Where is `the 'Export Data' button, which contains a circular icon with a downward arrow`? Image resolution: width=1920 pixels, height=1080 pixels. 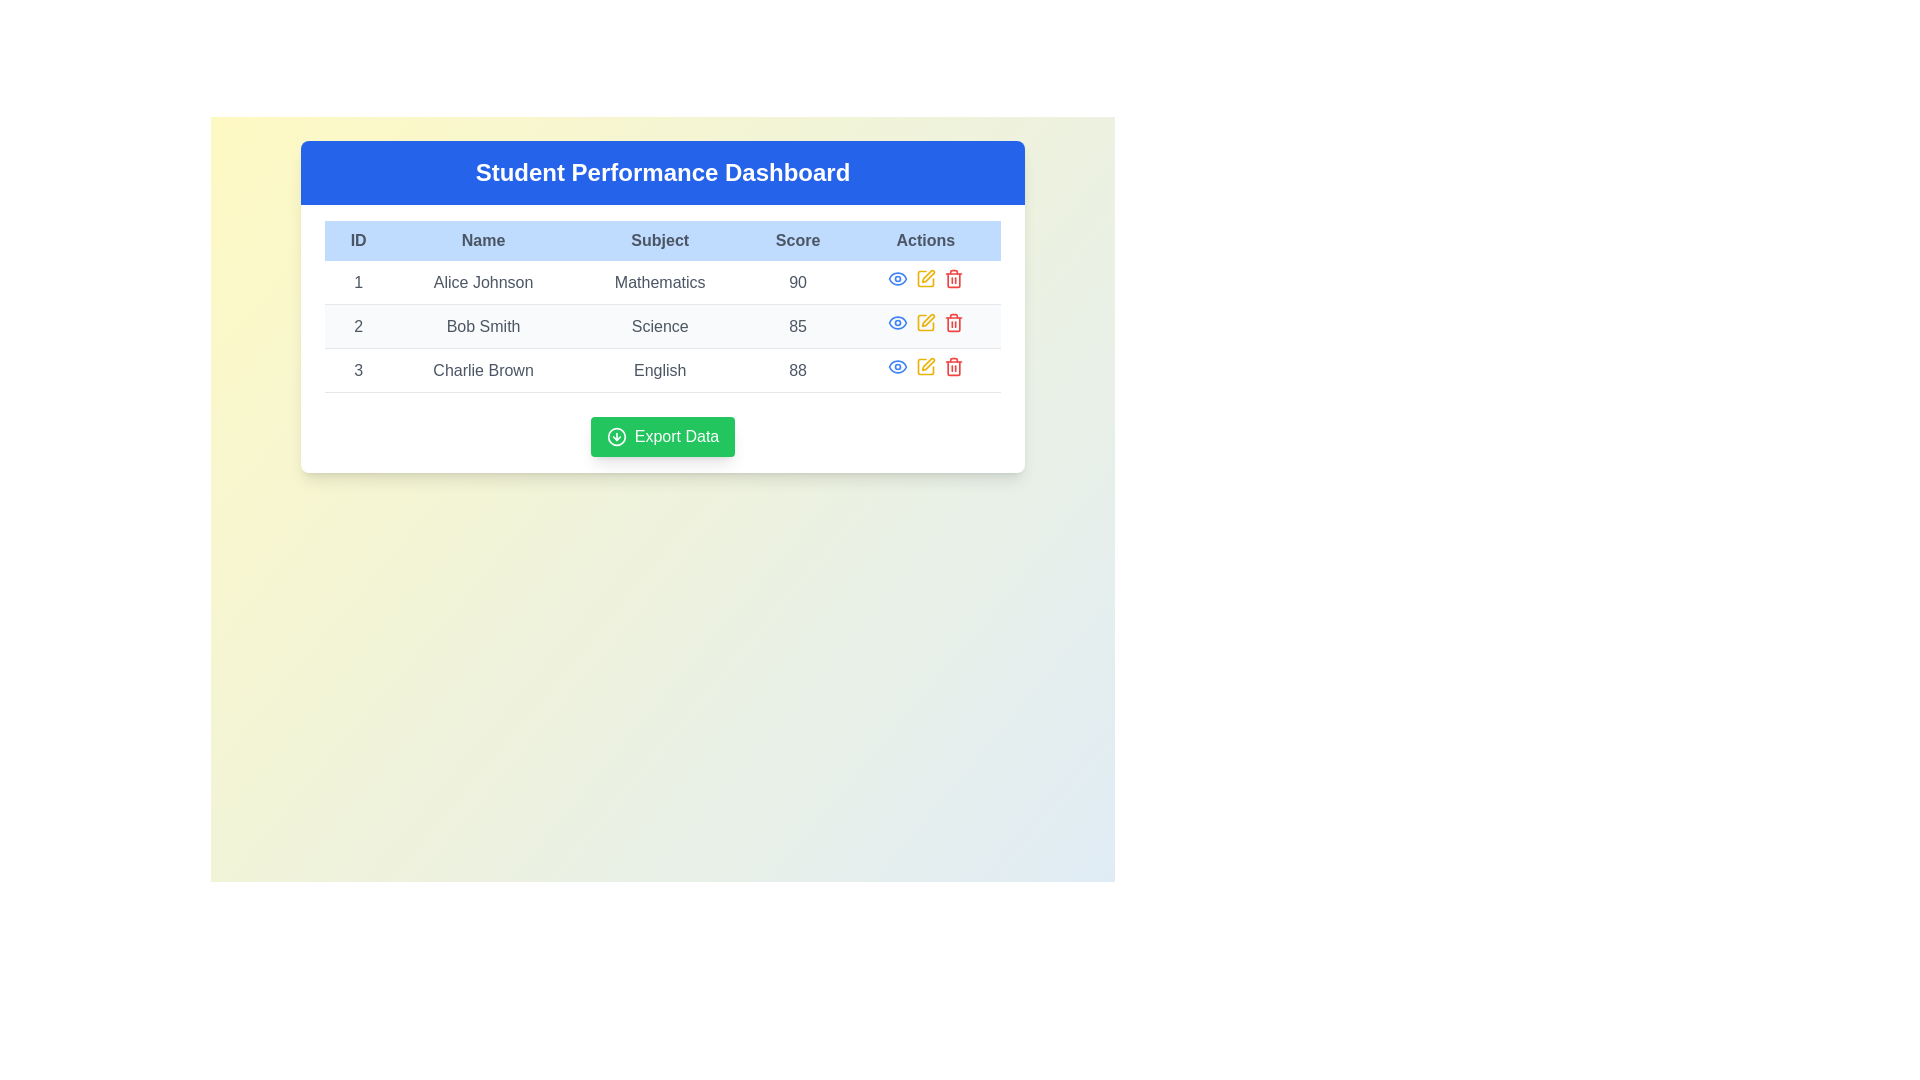
the 'Export Data' button, which contains a circular icon with a downward arrow is located at coordinates (615, 435).